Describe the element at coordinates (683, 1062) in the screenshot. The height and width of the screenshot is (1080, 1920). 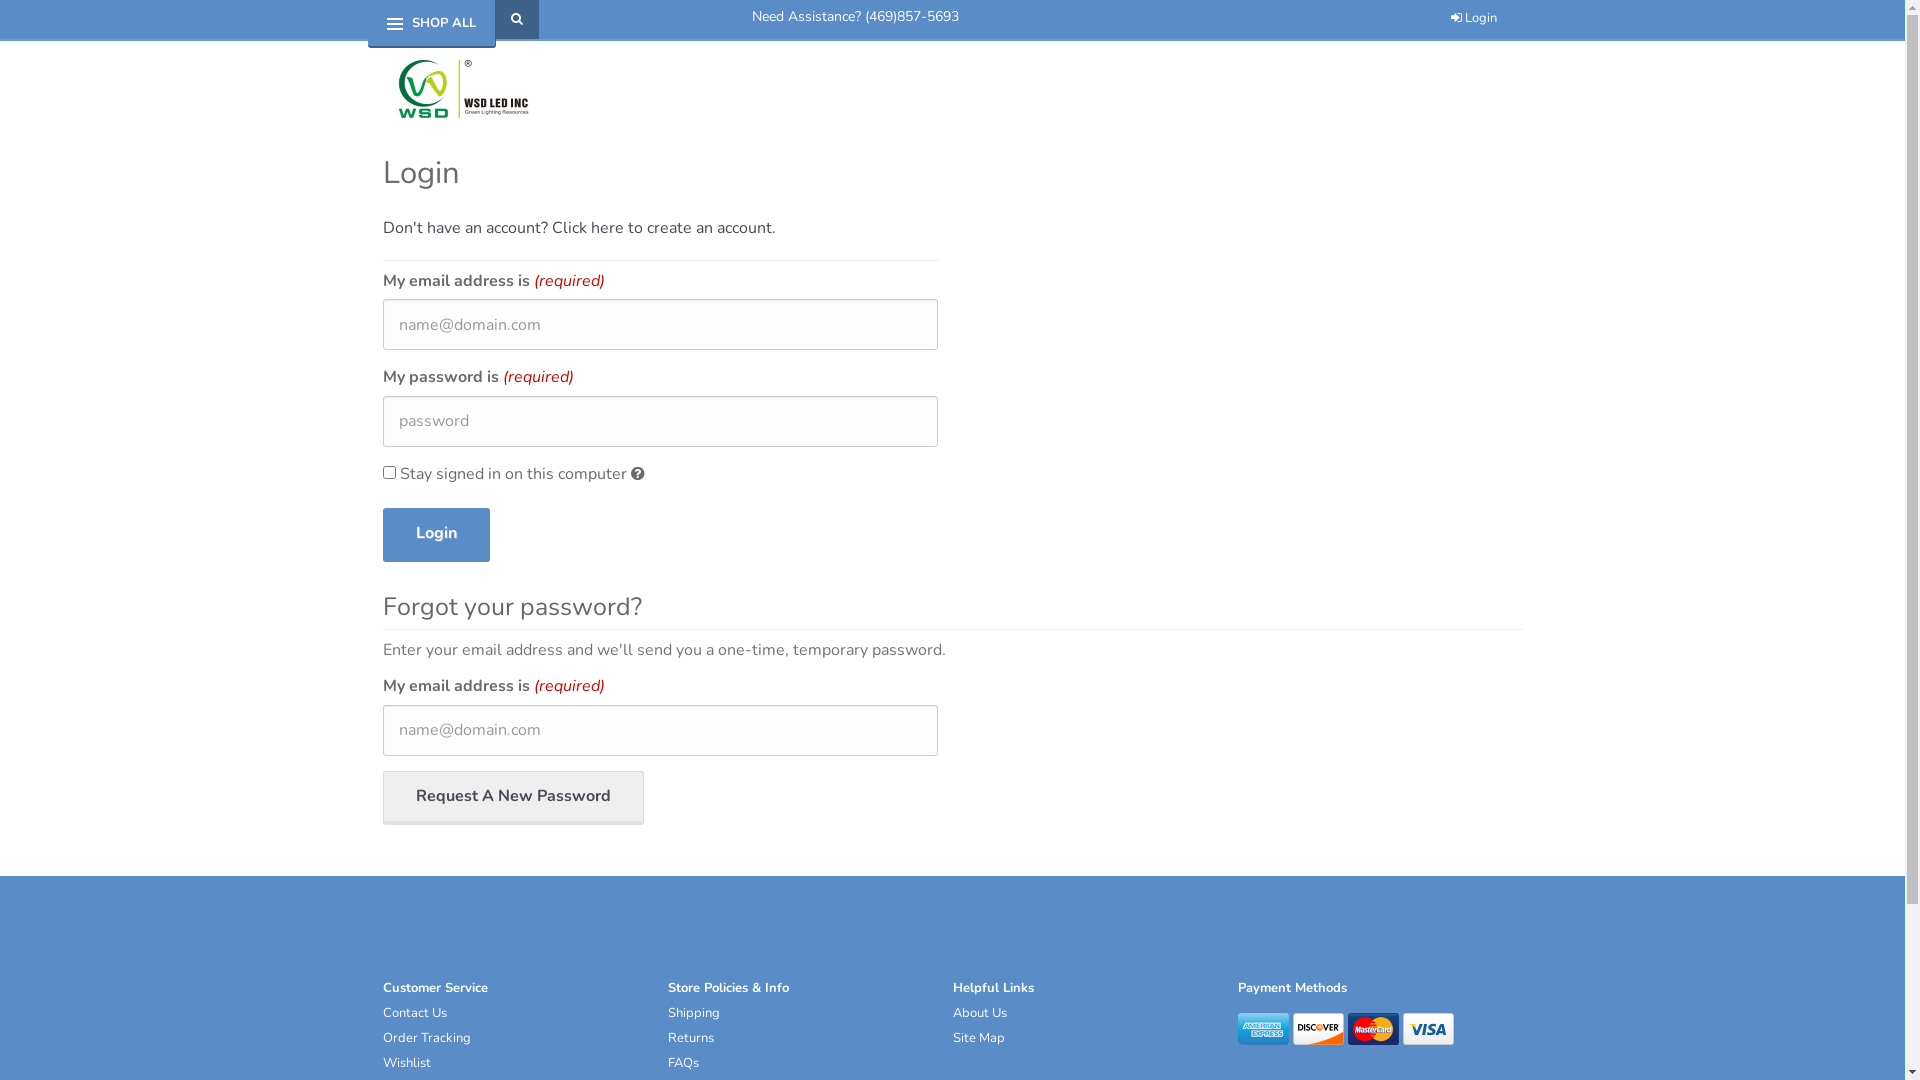
I see `'FAQs'` at that location.